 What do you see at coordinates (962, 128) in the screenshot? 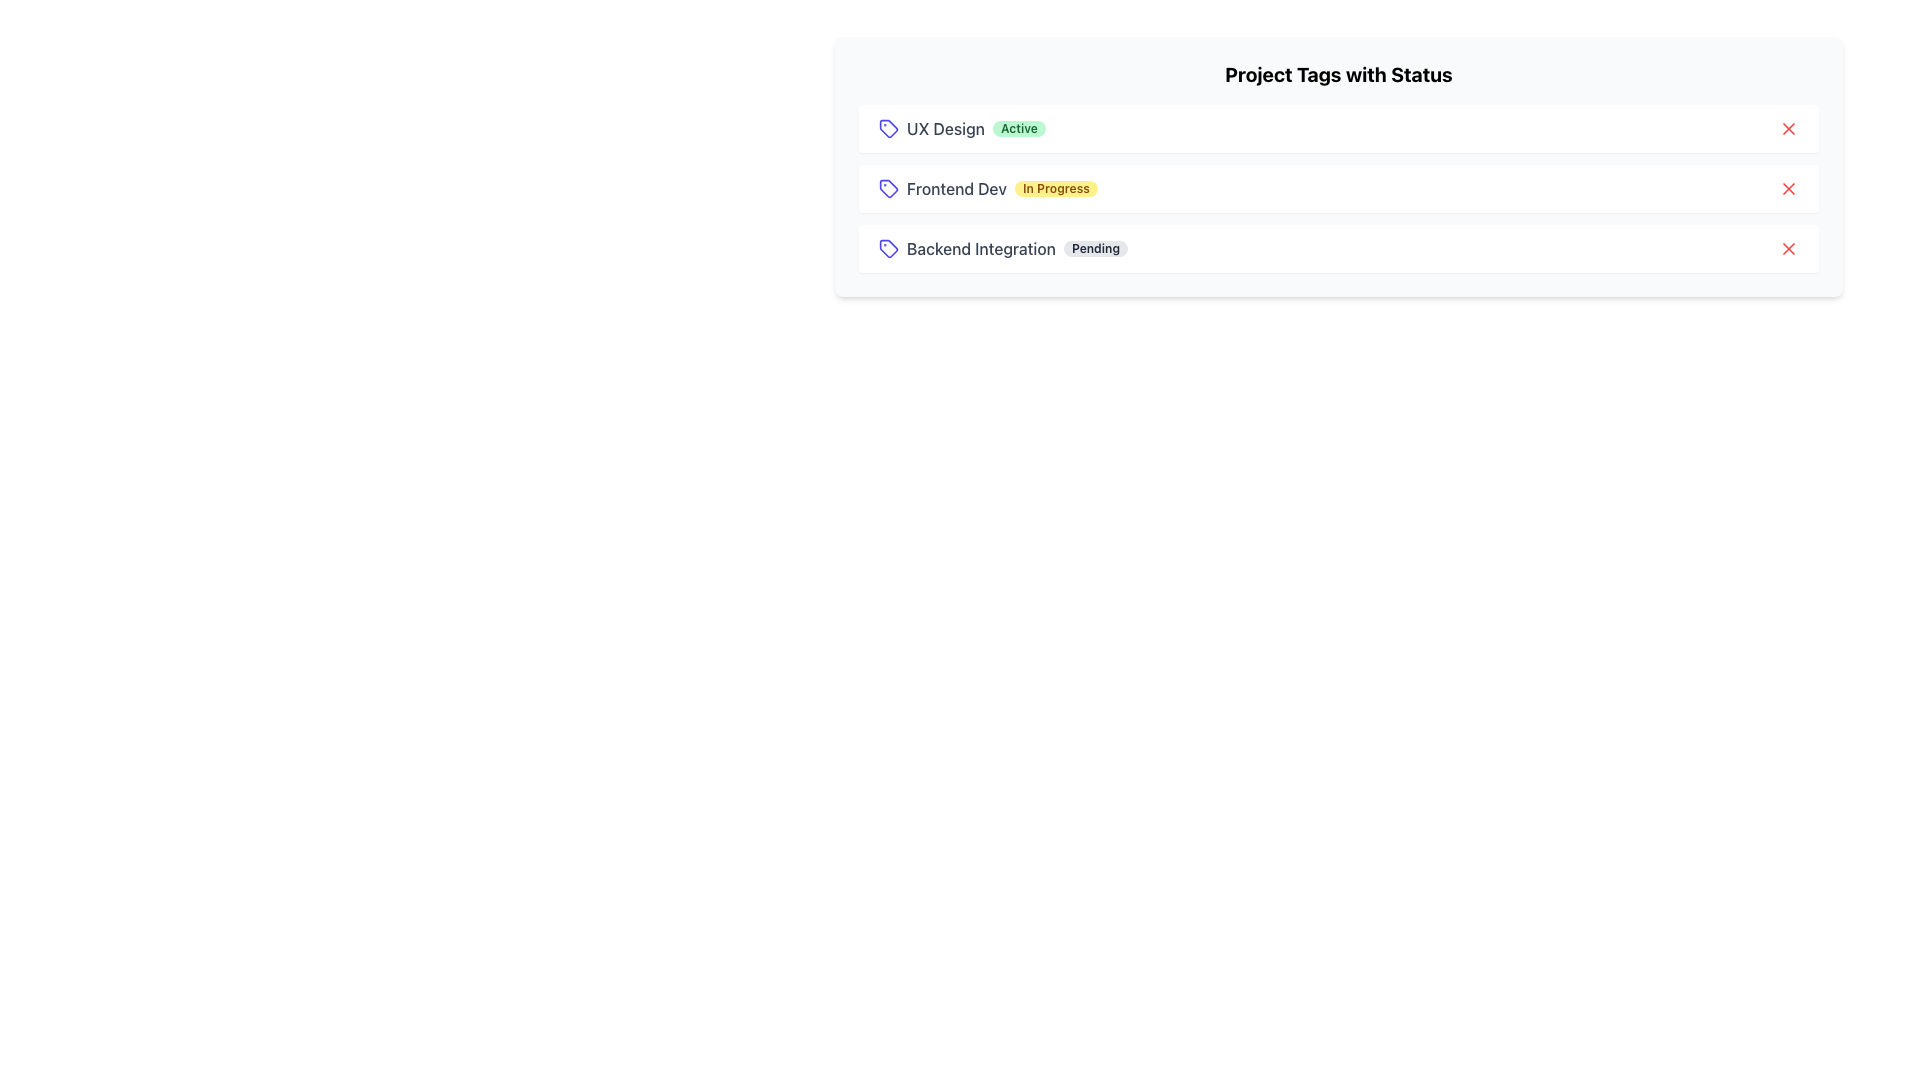
I see `the first data row displaying the tag 'UX Design' with status 'Active'` at bounding box center [962, 128].